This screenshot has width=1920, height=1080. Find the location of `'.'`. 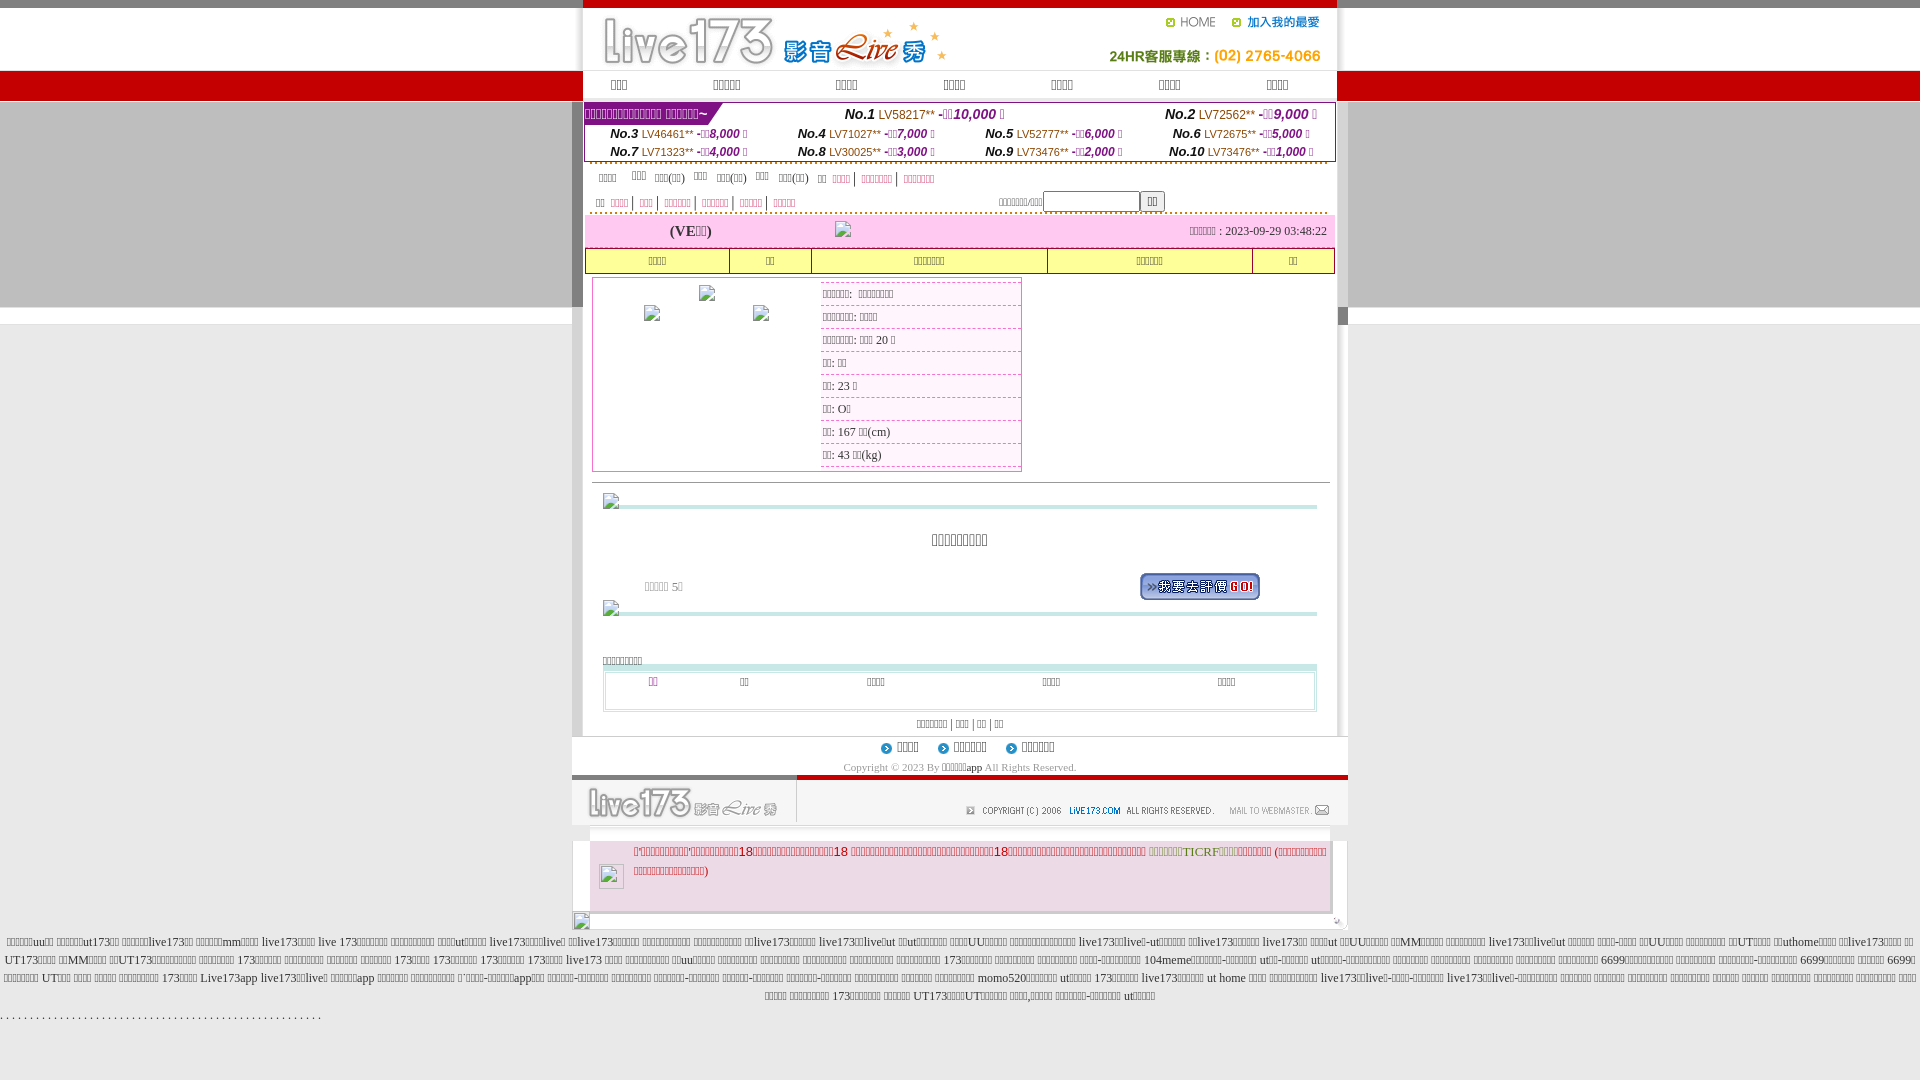

'.' is located at coordinates (181, 1014).